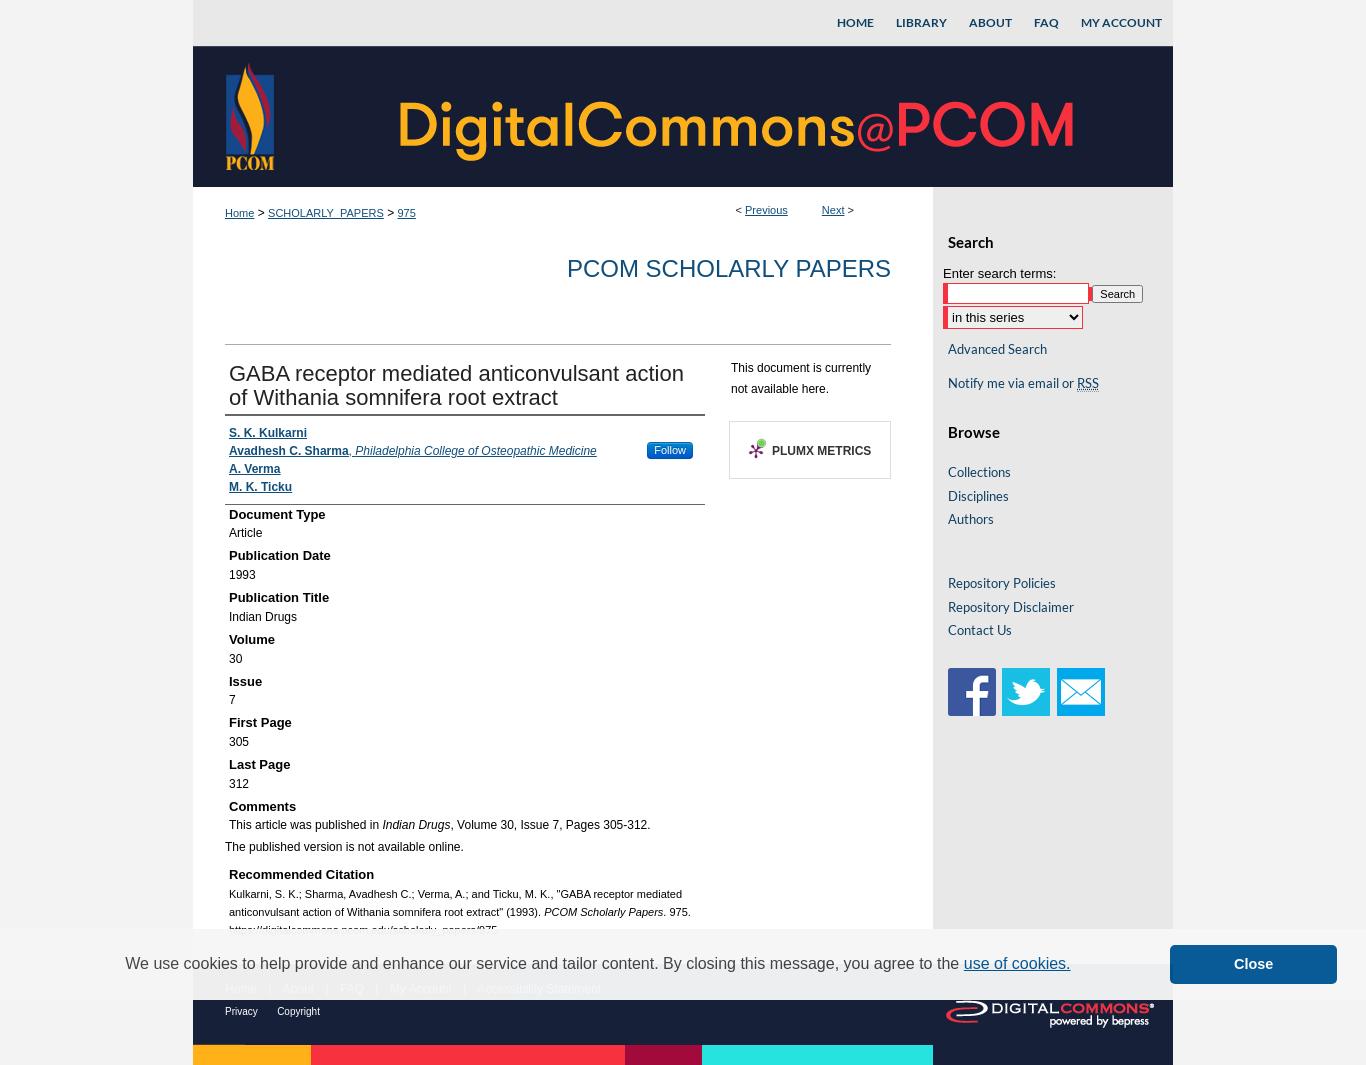 The image size is (1366, 1065). What do you see at coordinates (245, 680) in the screenshot?
I see `'Issue'` at bounding box center [245, 680].